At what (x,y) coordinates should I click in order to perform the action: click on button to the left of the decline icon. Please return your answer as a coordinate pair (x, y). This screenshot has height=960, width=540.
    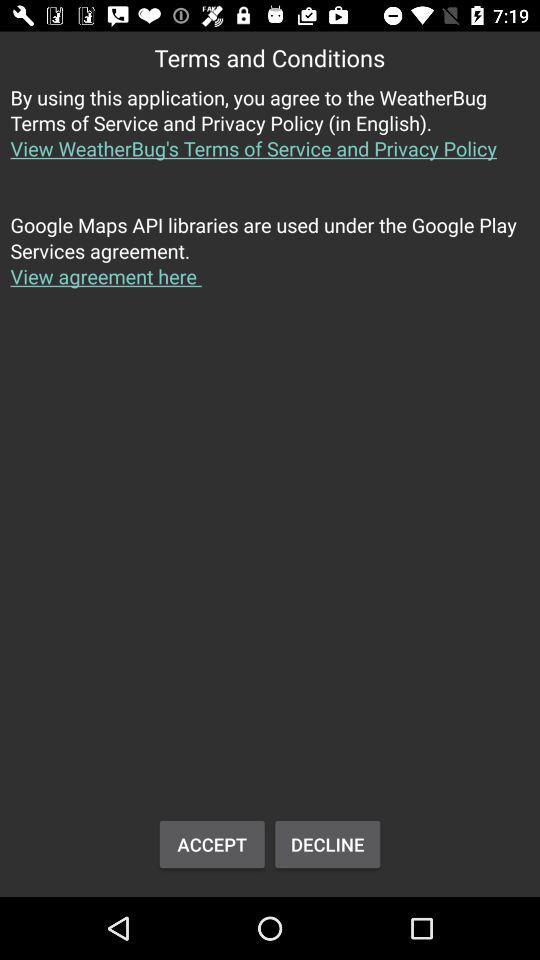
    Looking at the image, I should click on (211, 843).